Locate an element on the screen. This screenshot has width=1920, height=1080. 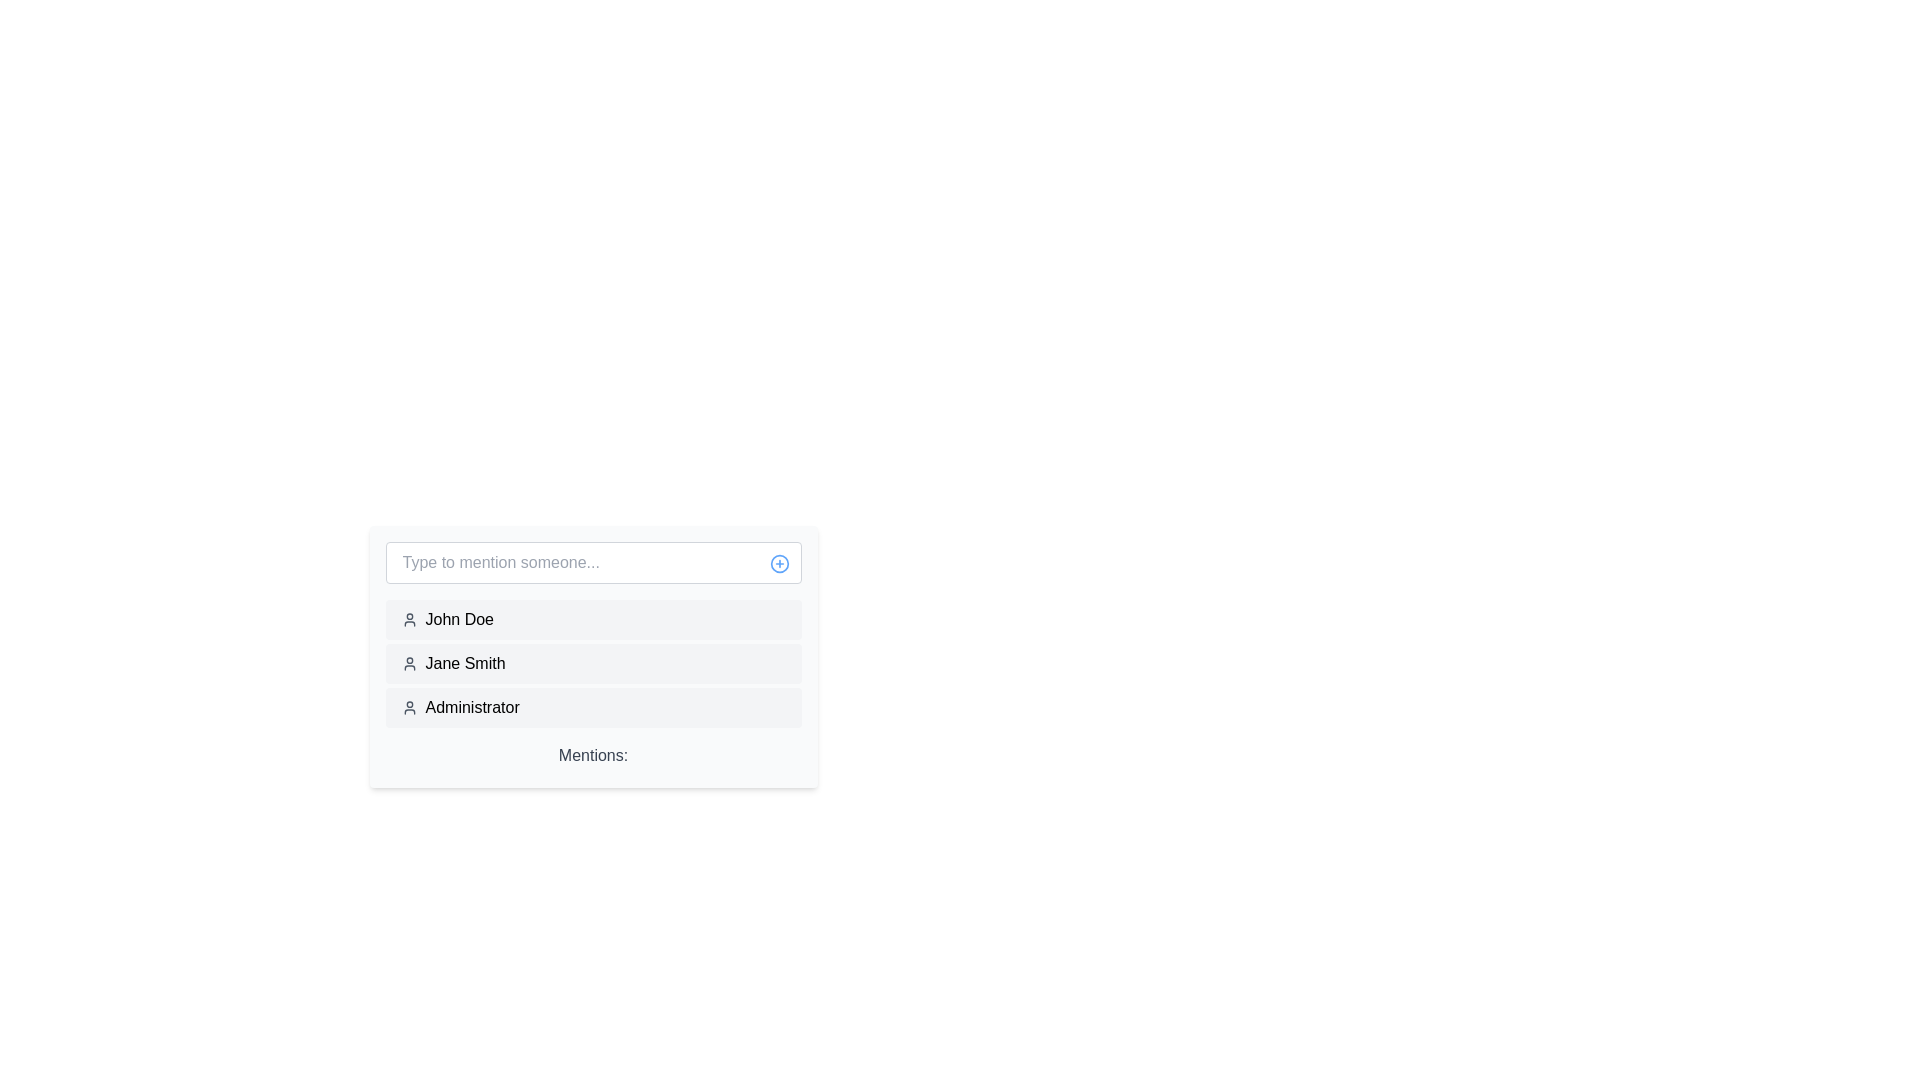
the profile icon representing the user's identity located at the leftmost side of the 'Administrator' row in the dropdown list is located at coordinates (408, 707).